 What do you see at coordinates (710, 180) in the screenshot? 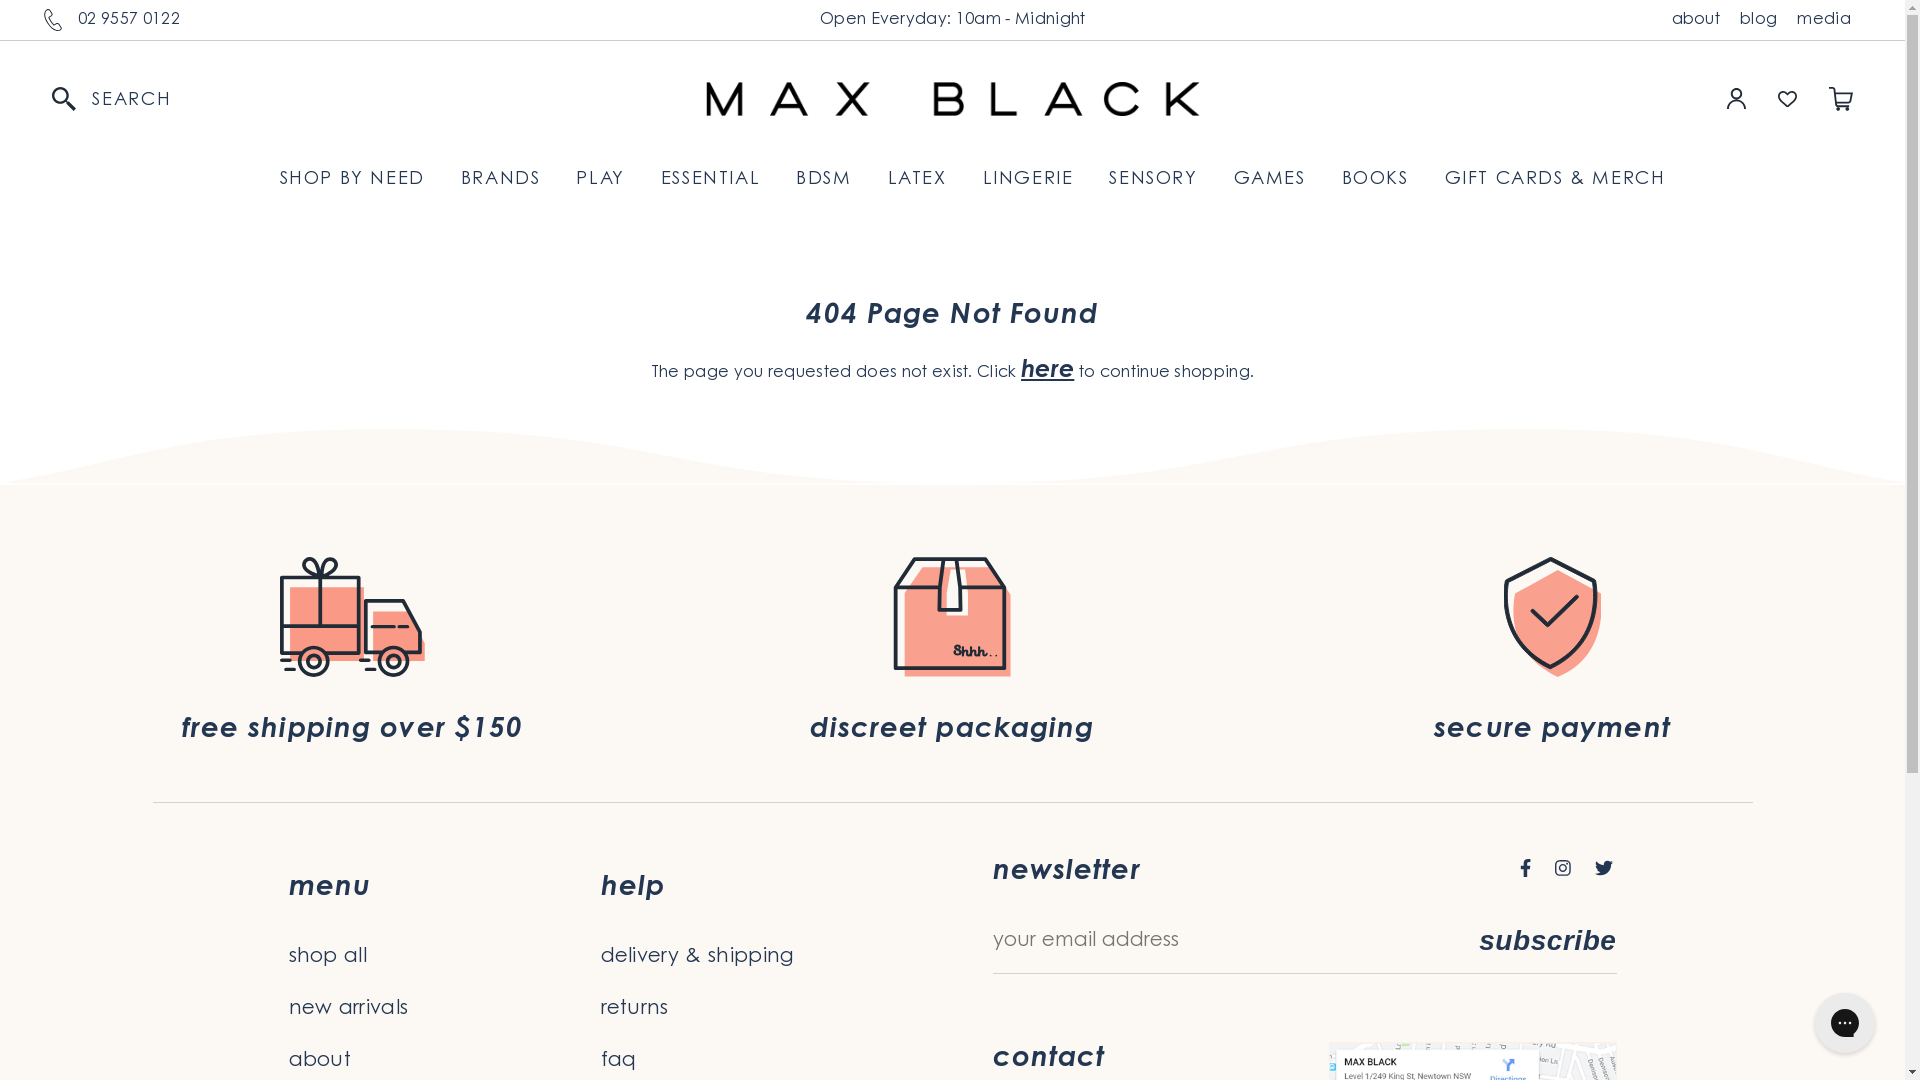
I see `'ESSENTIAL'` at bounding box center [710, 180].